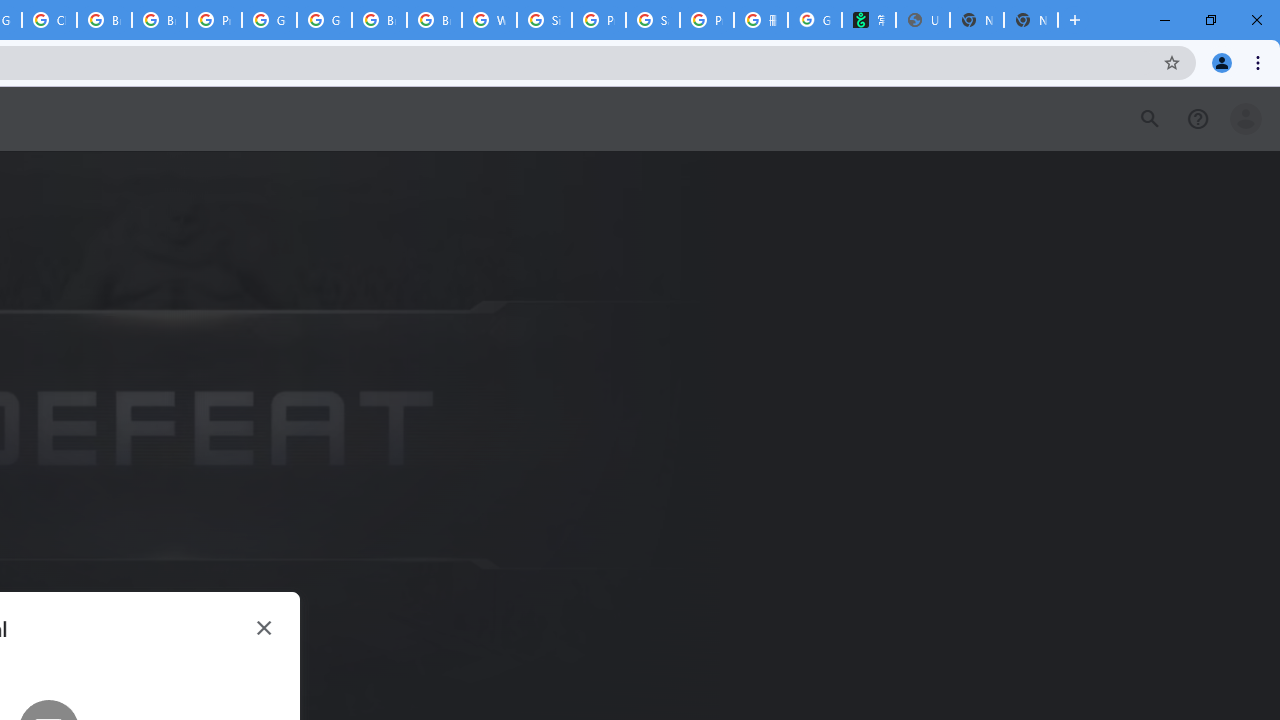 This screenshot has width=1280, height=720. Describe the element at coordinates (324, 20) in the screenshot. I see `'Google Cloud Platform'` at that location.